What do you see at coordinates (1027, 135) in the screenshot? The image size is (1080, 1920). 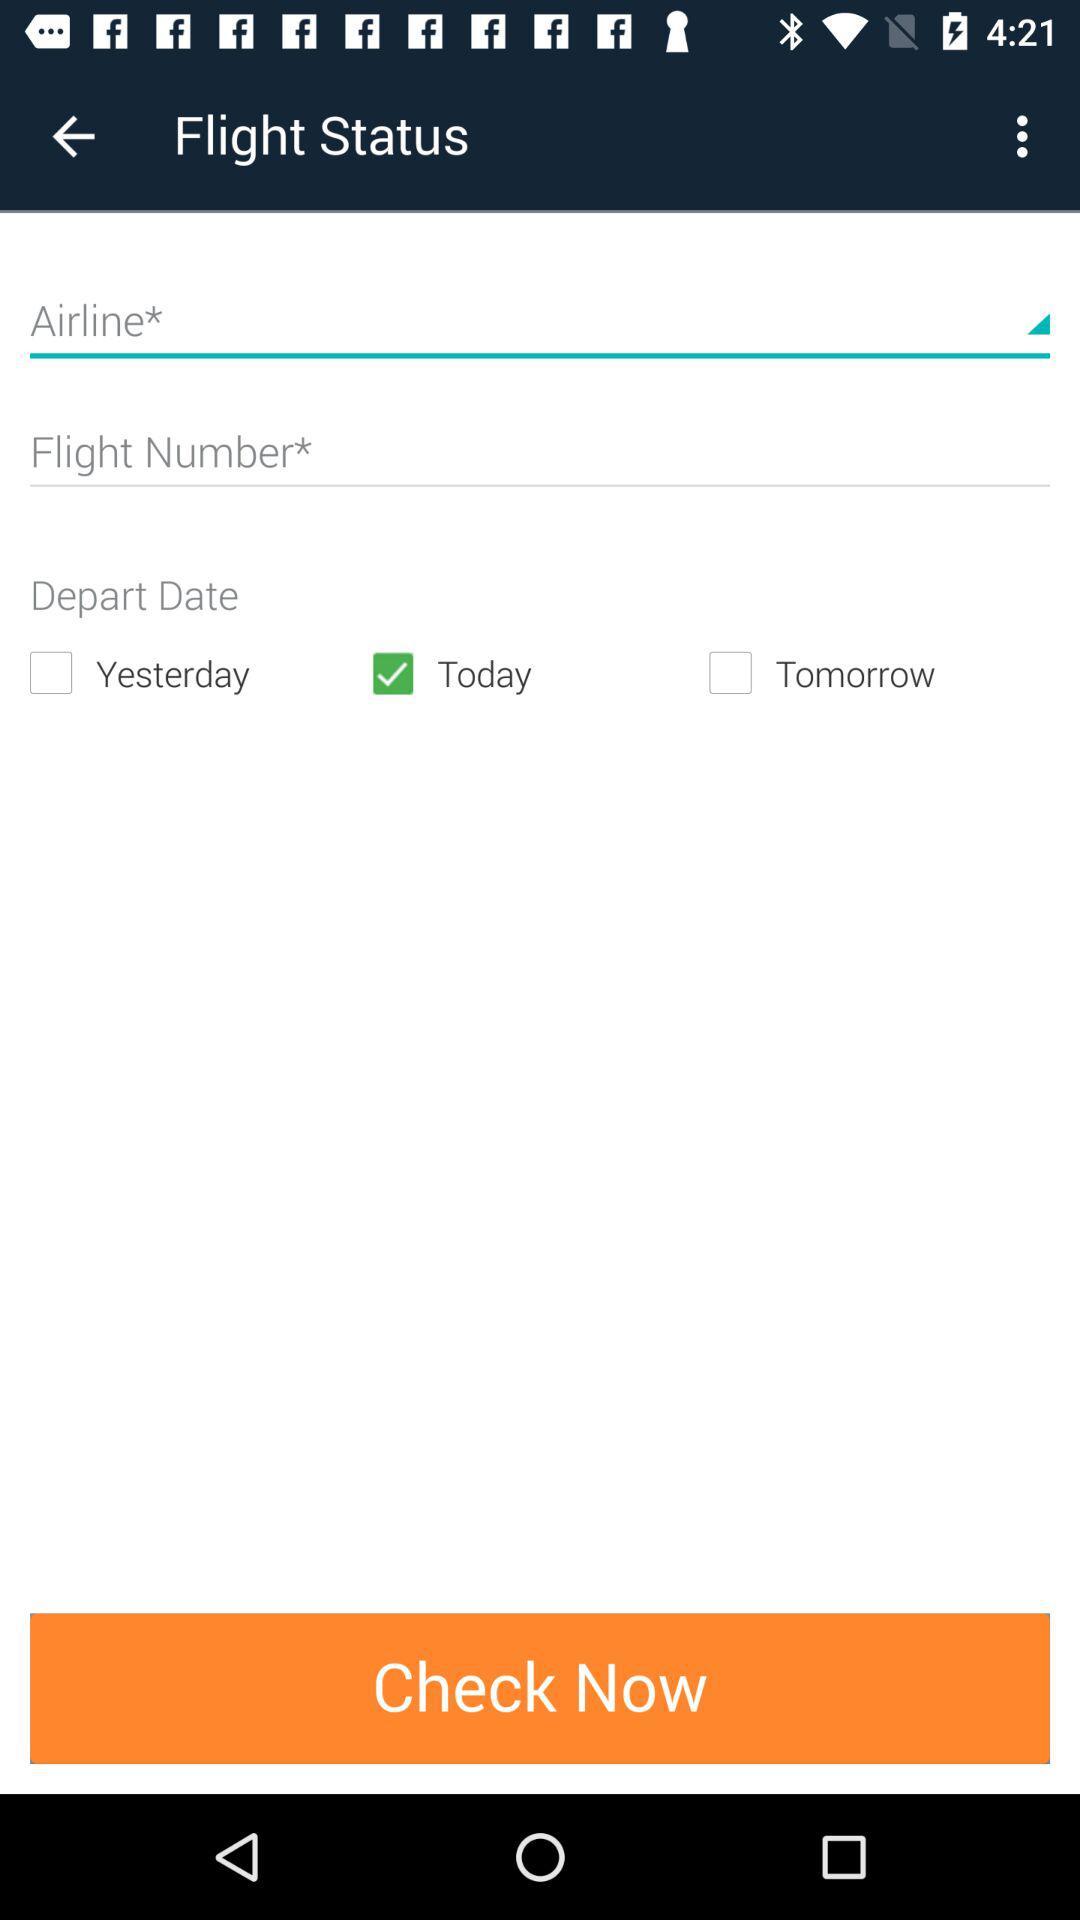 I see `the item next to flight status item` at bounding box center [1027, 135].